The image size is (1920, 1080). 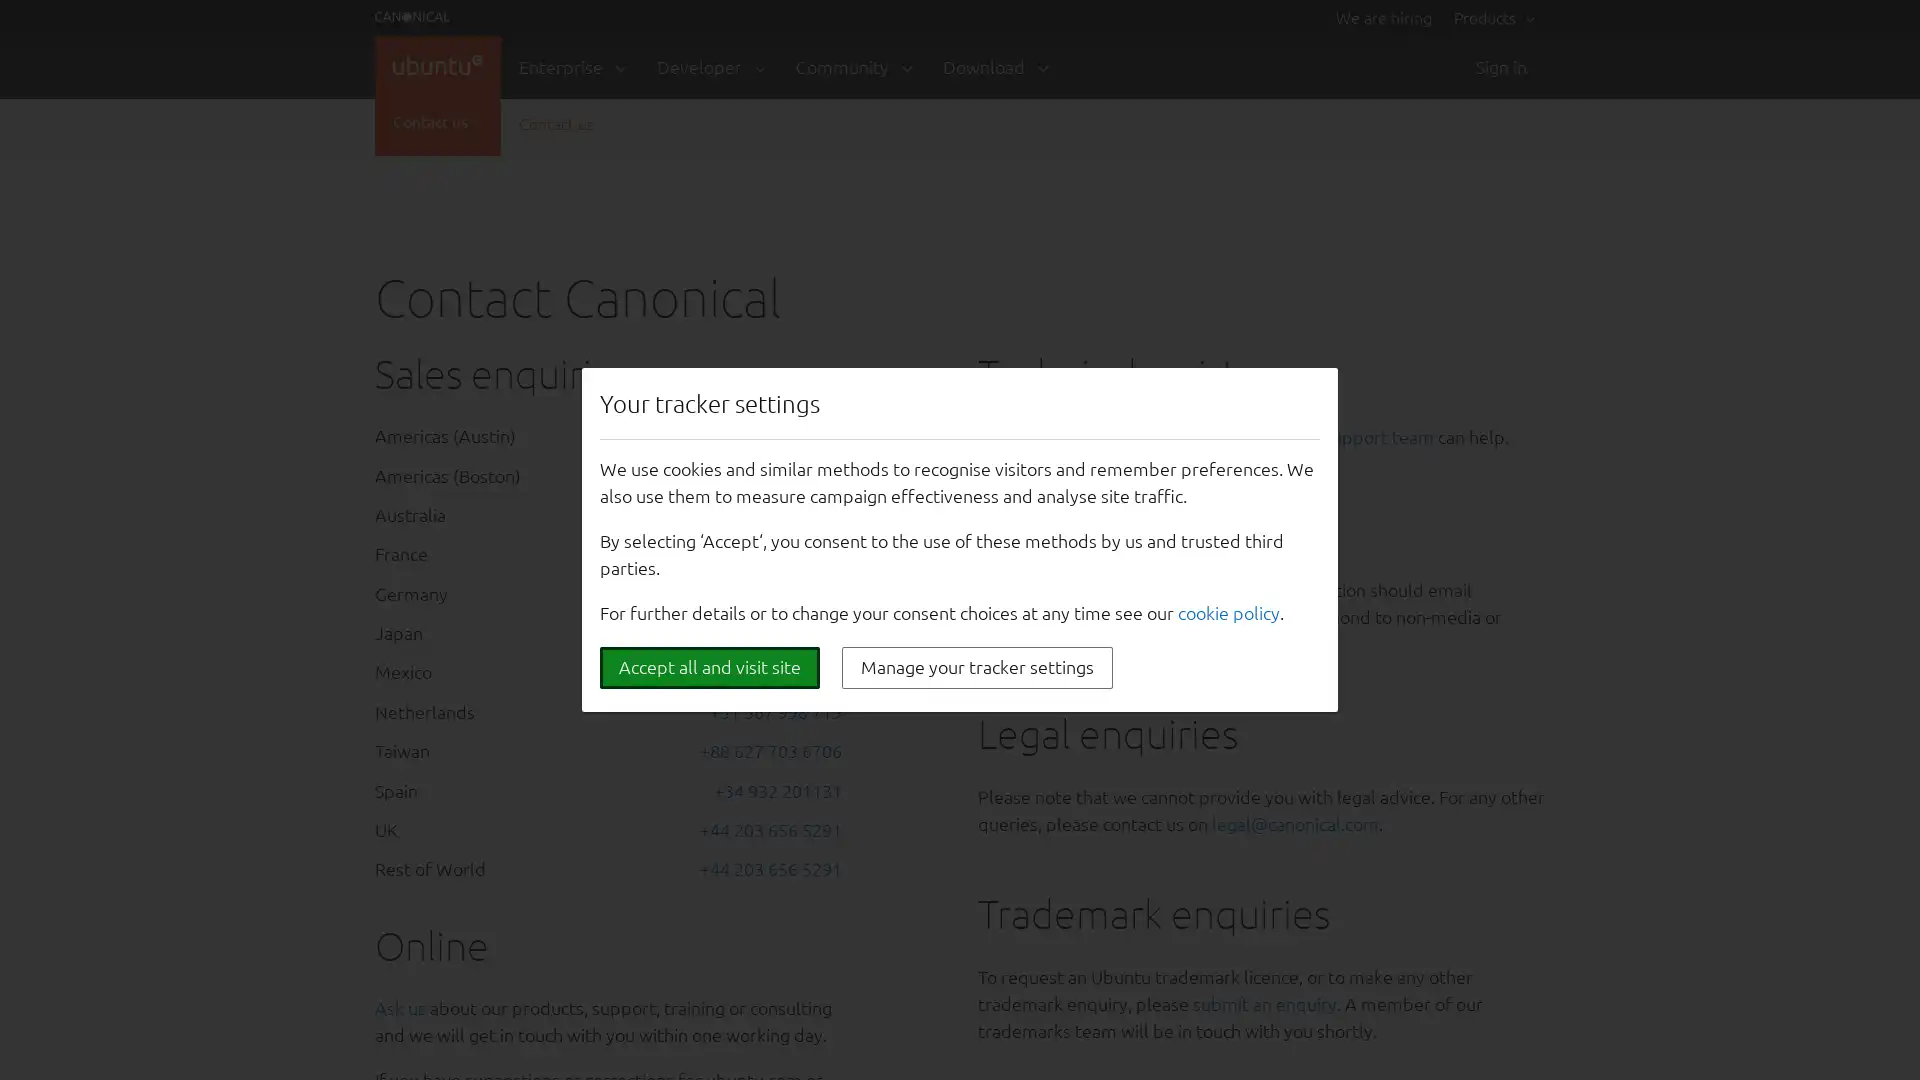 I want to click on Manage your tracker settings, so click(x=977, y=667).